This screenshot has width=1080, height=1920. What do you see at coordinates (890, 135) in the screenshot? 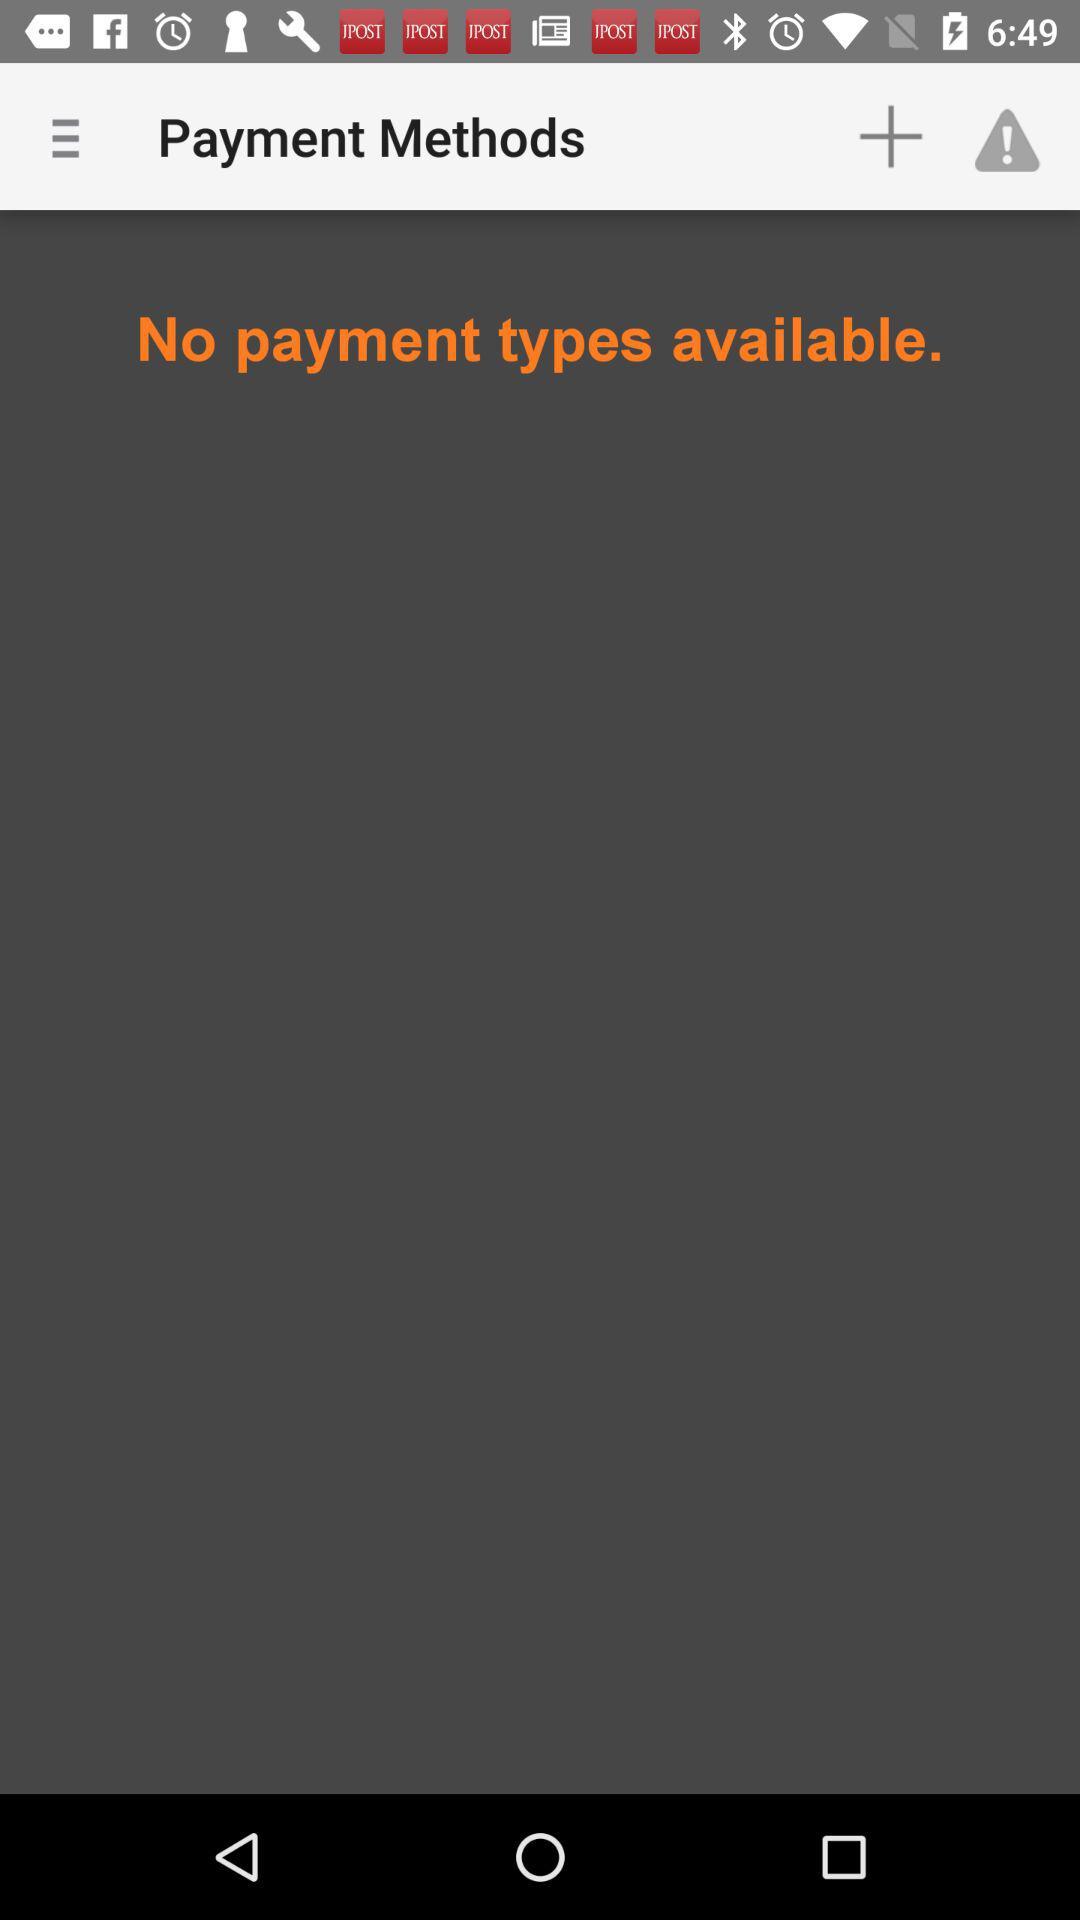
I see `item above the no payment types item` at bounding box center [890, 135].